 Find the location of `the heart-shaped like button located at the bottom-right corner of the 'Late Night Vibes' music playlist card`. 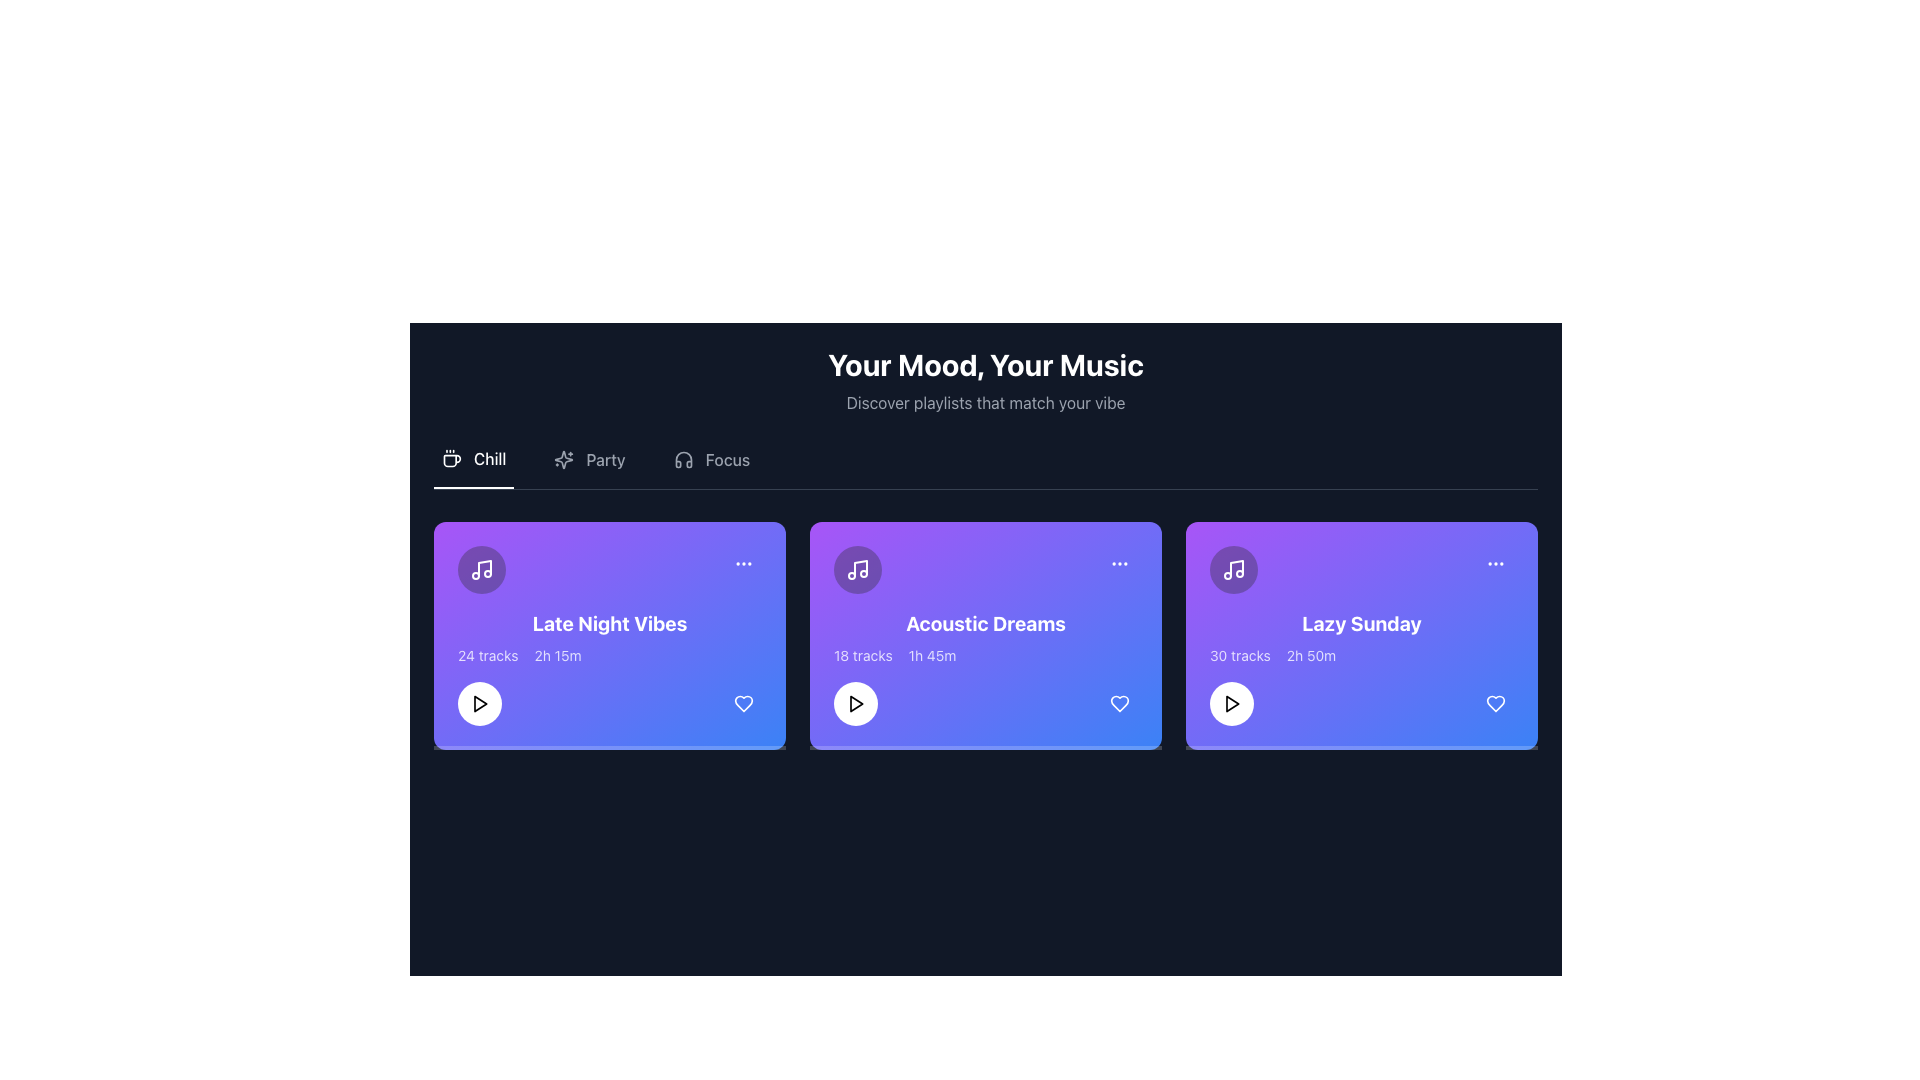

the heart-shaped like button located at the bottom-right corner of the 'Late Night Vibes' music playlist card is located at coordinates (743, 703).